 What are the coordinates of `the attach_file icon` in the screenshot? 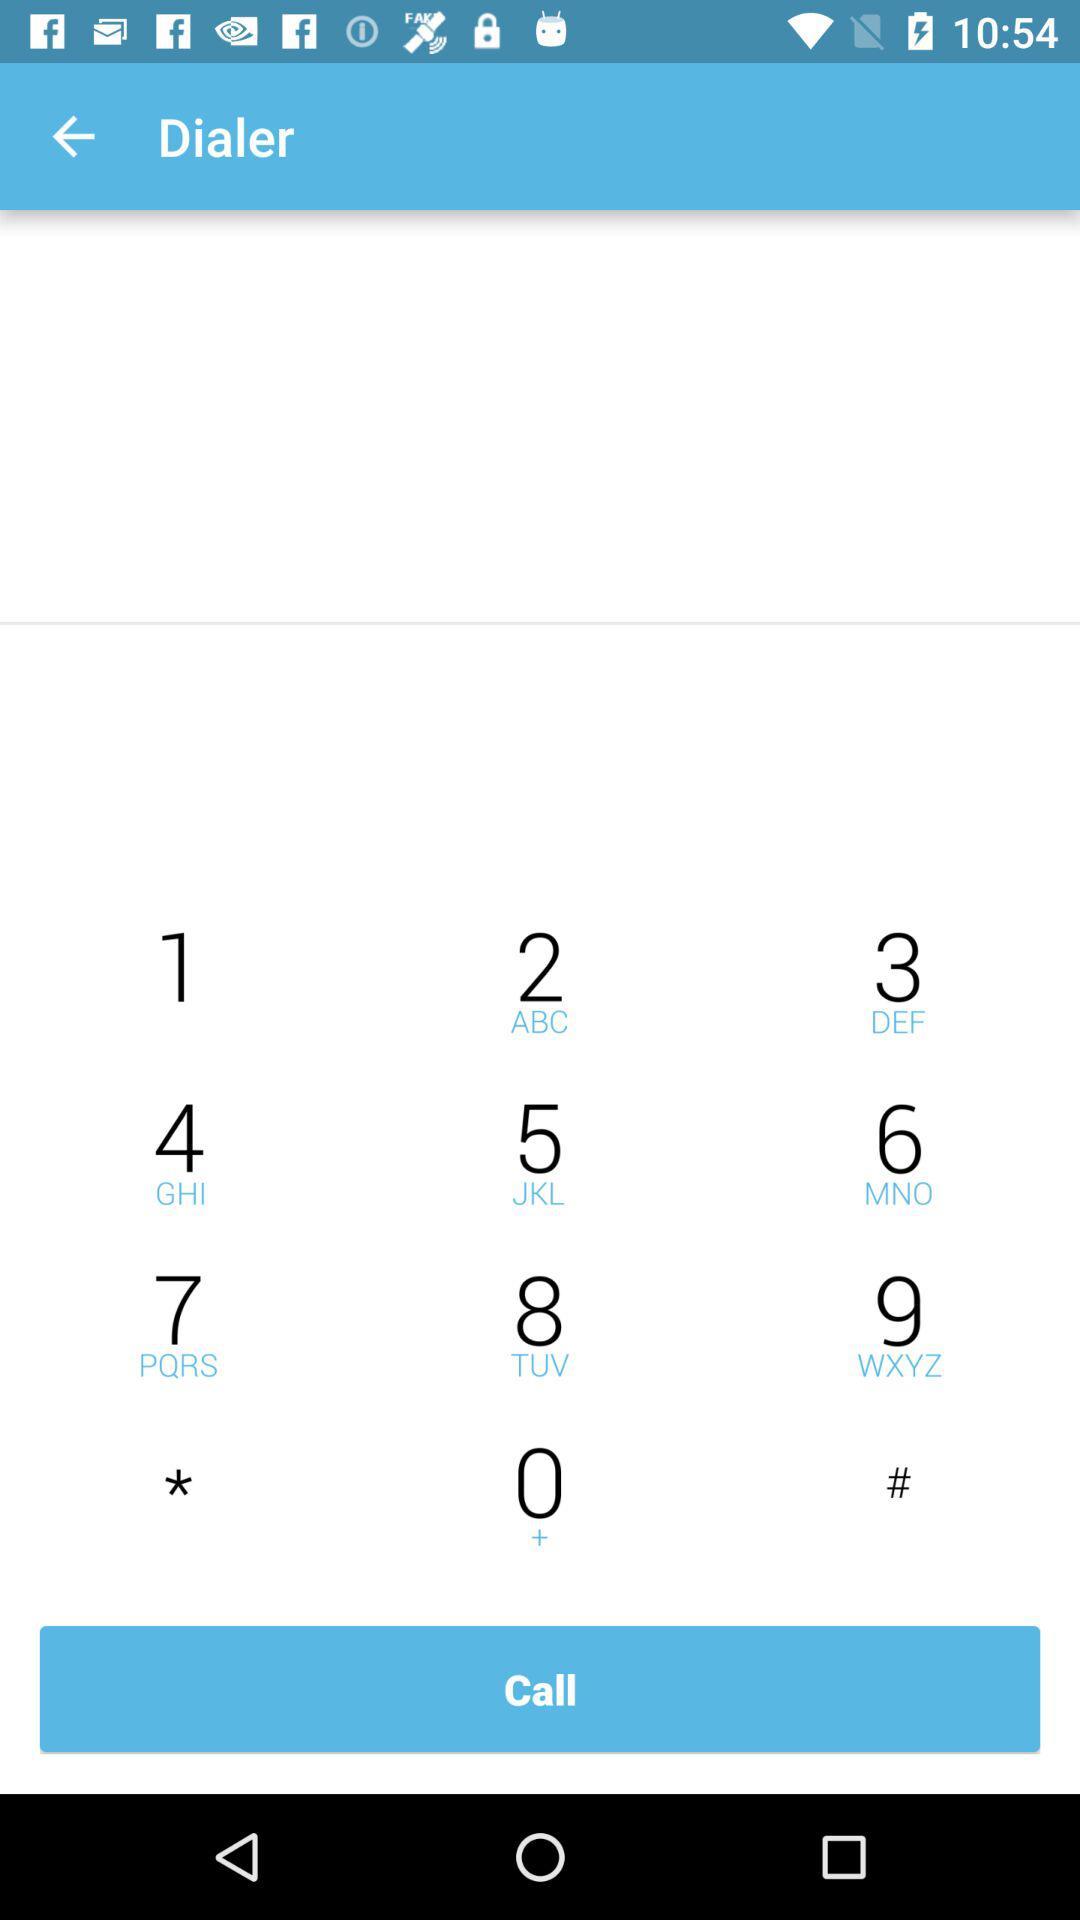 It's located at (540, 1498).